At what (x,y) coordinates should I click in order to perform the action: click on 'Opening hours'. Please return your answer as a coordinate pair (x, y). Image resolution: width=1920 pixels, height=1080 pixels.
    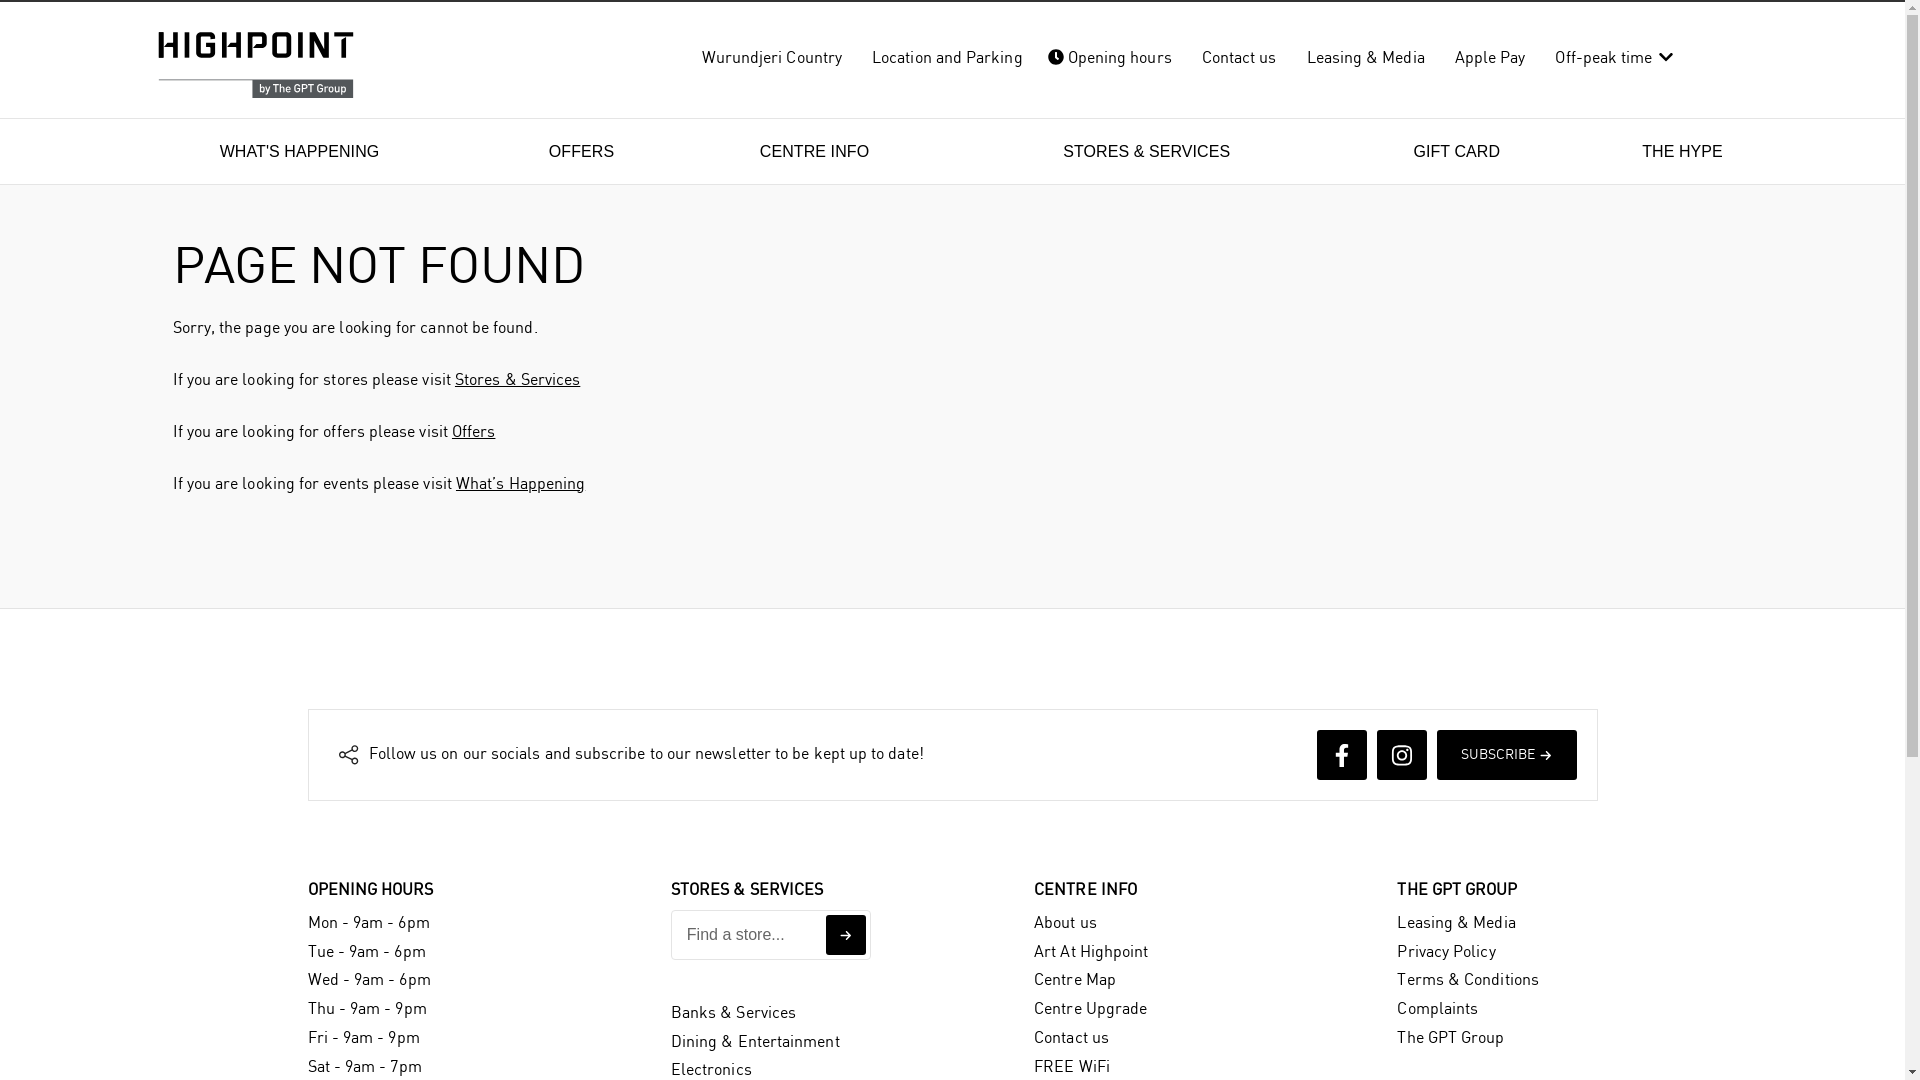
    Looking at the image, I should click on (1037, 57).